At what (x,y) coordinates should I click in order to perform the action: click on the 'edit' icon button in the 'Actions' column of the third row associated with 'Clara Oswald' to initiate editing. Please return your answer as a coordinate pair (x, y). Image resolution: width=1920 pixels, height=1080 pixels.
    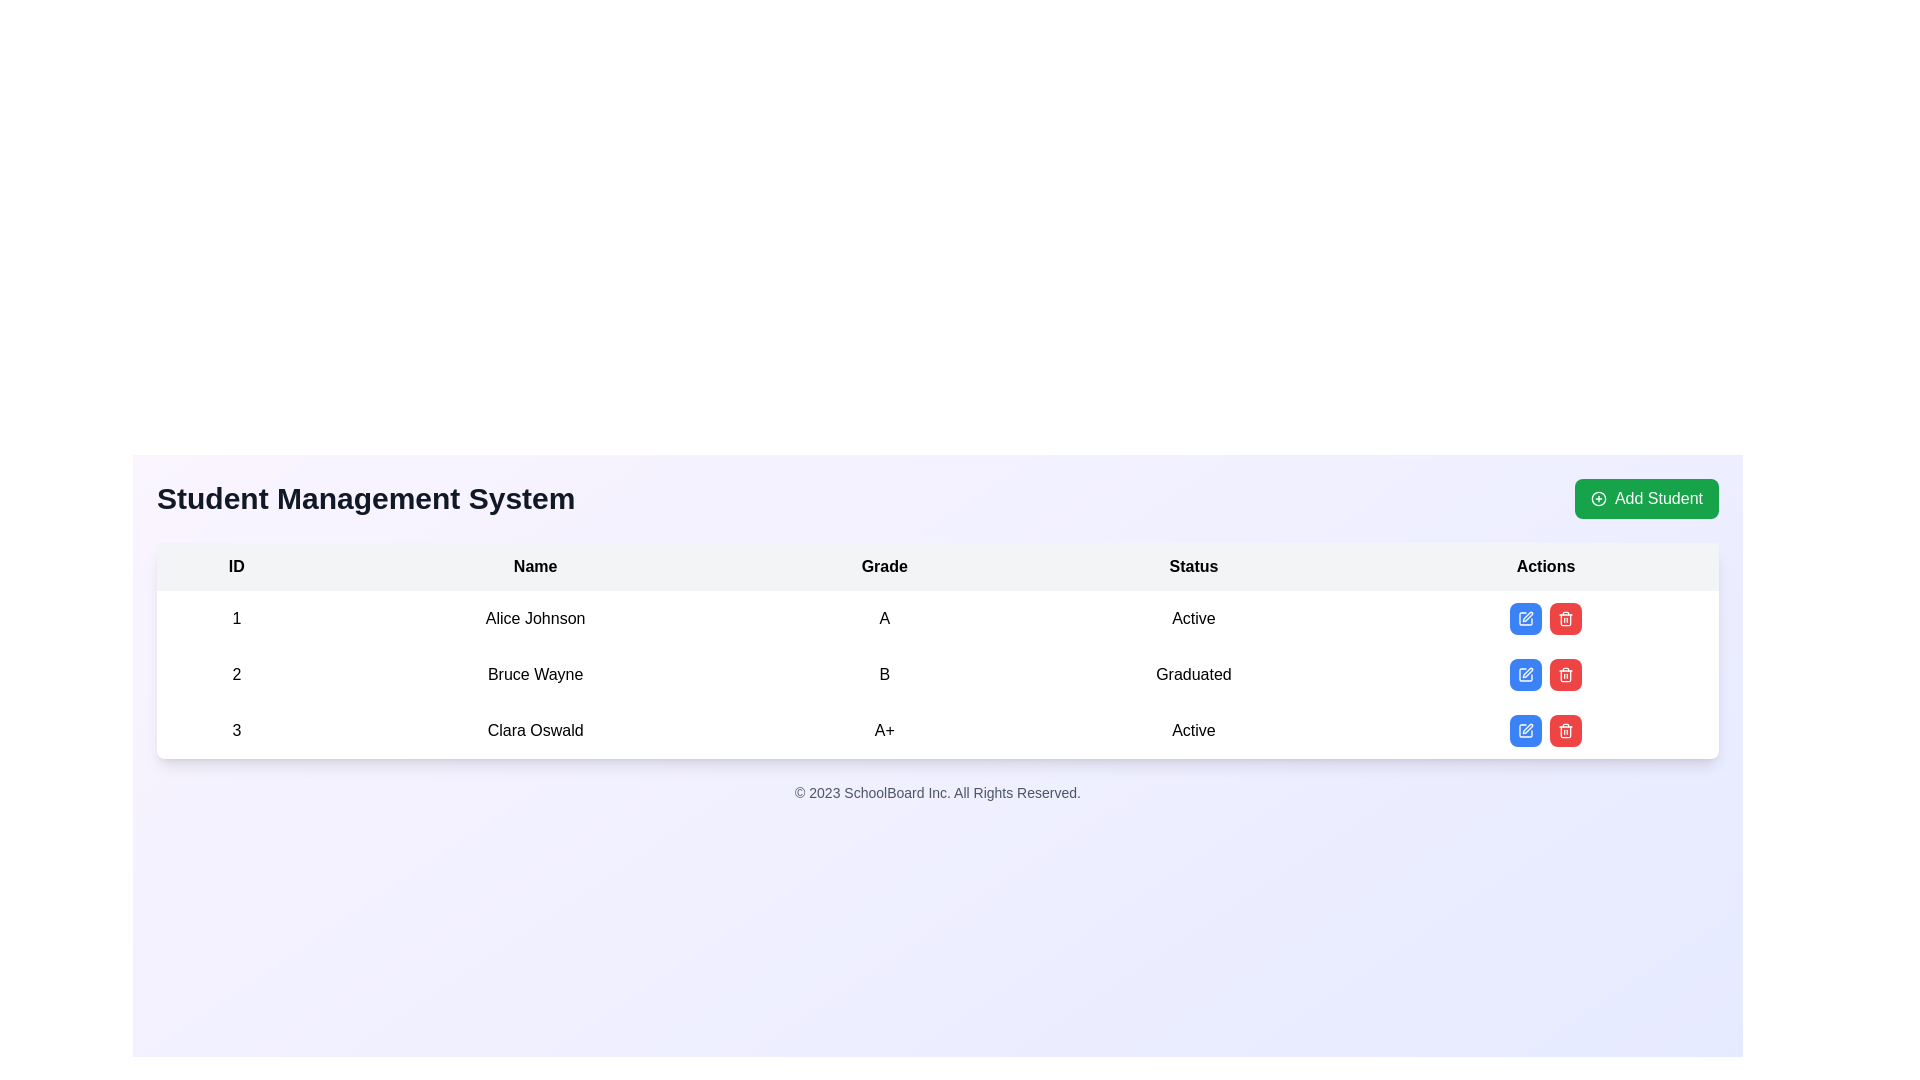
    Looking at the image, I should click on (1525, 617).